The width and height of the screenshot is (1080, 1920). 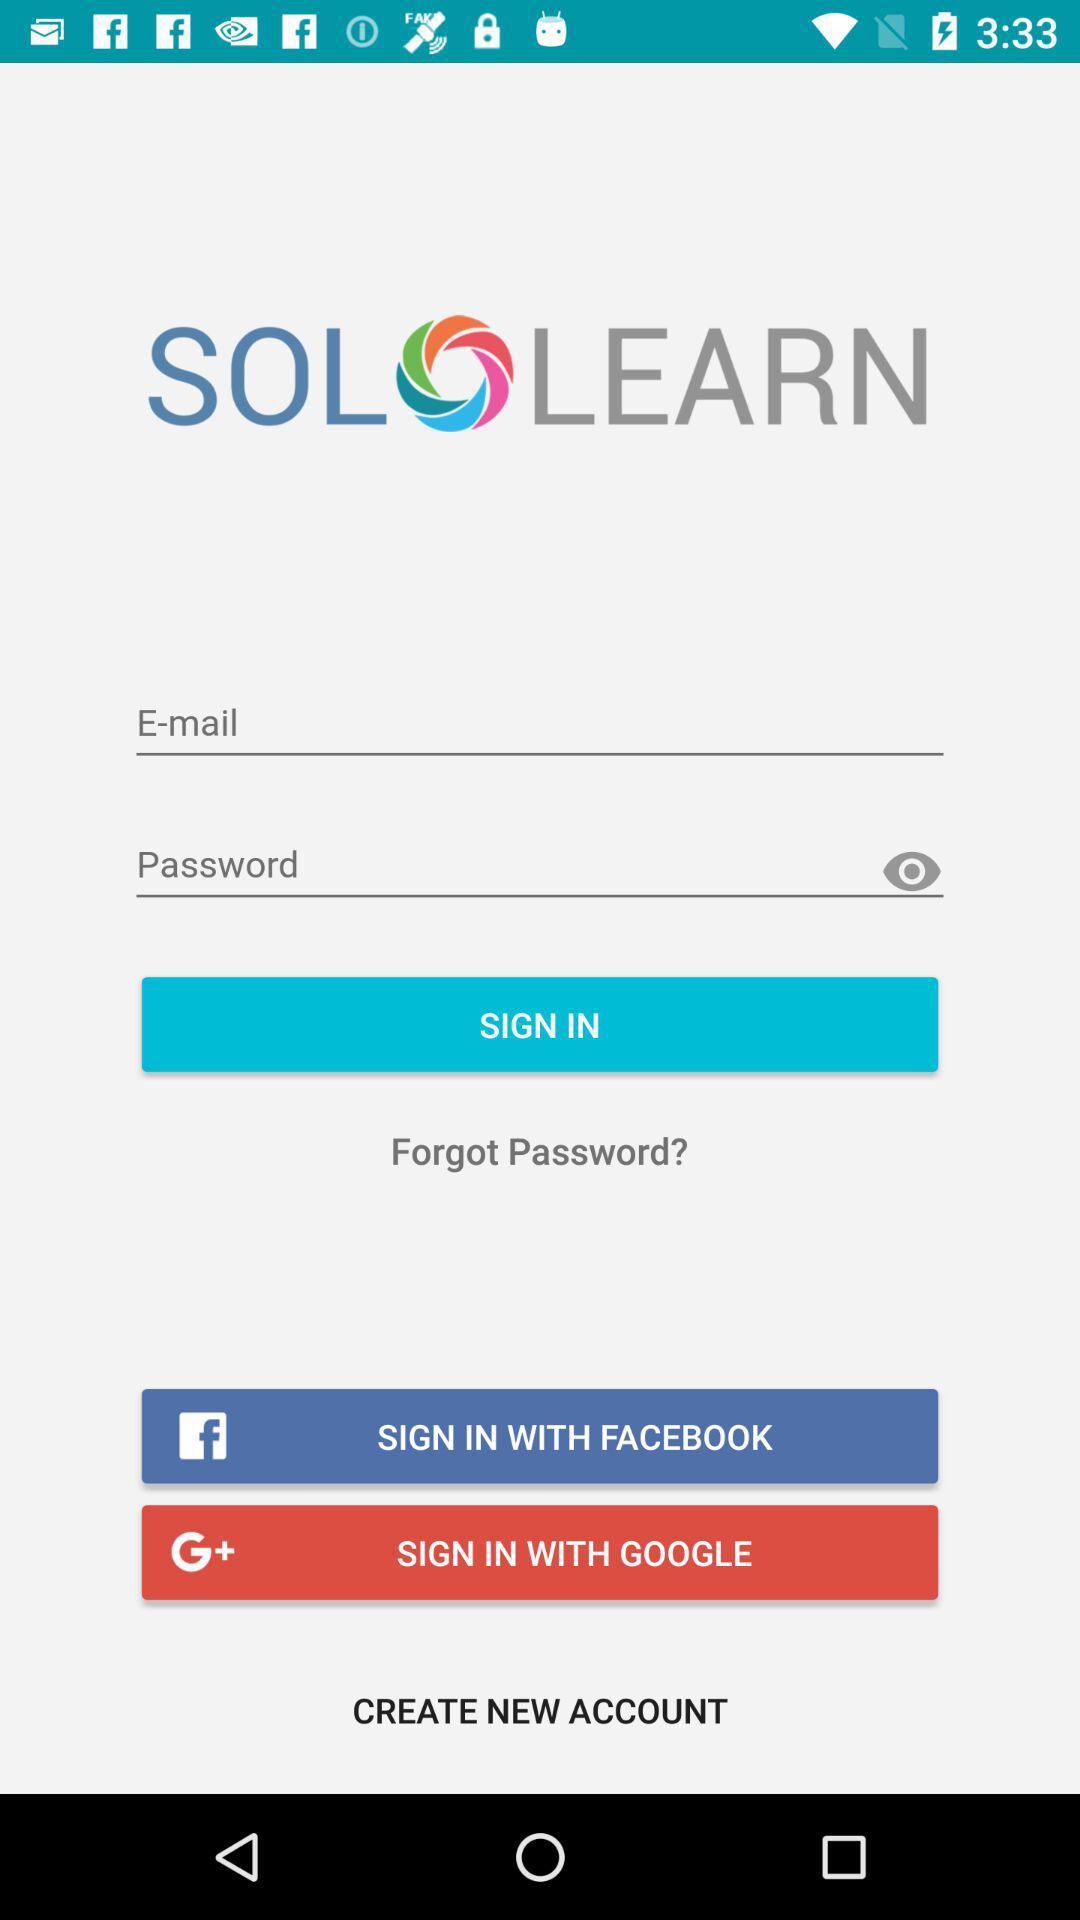 I want to click on forgot password? icon, so click(x=538, y=1150).